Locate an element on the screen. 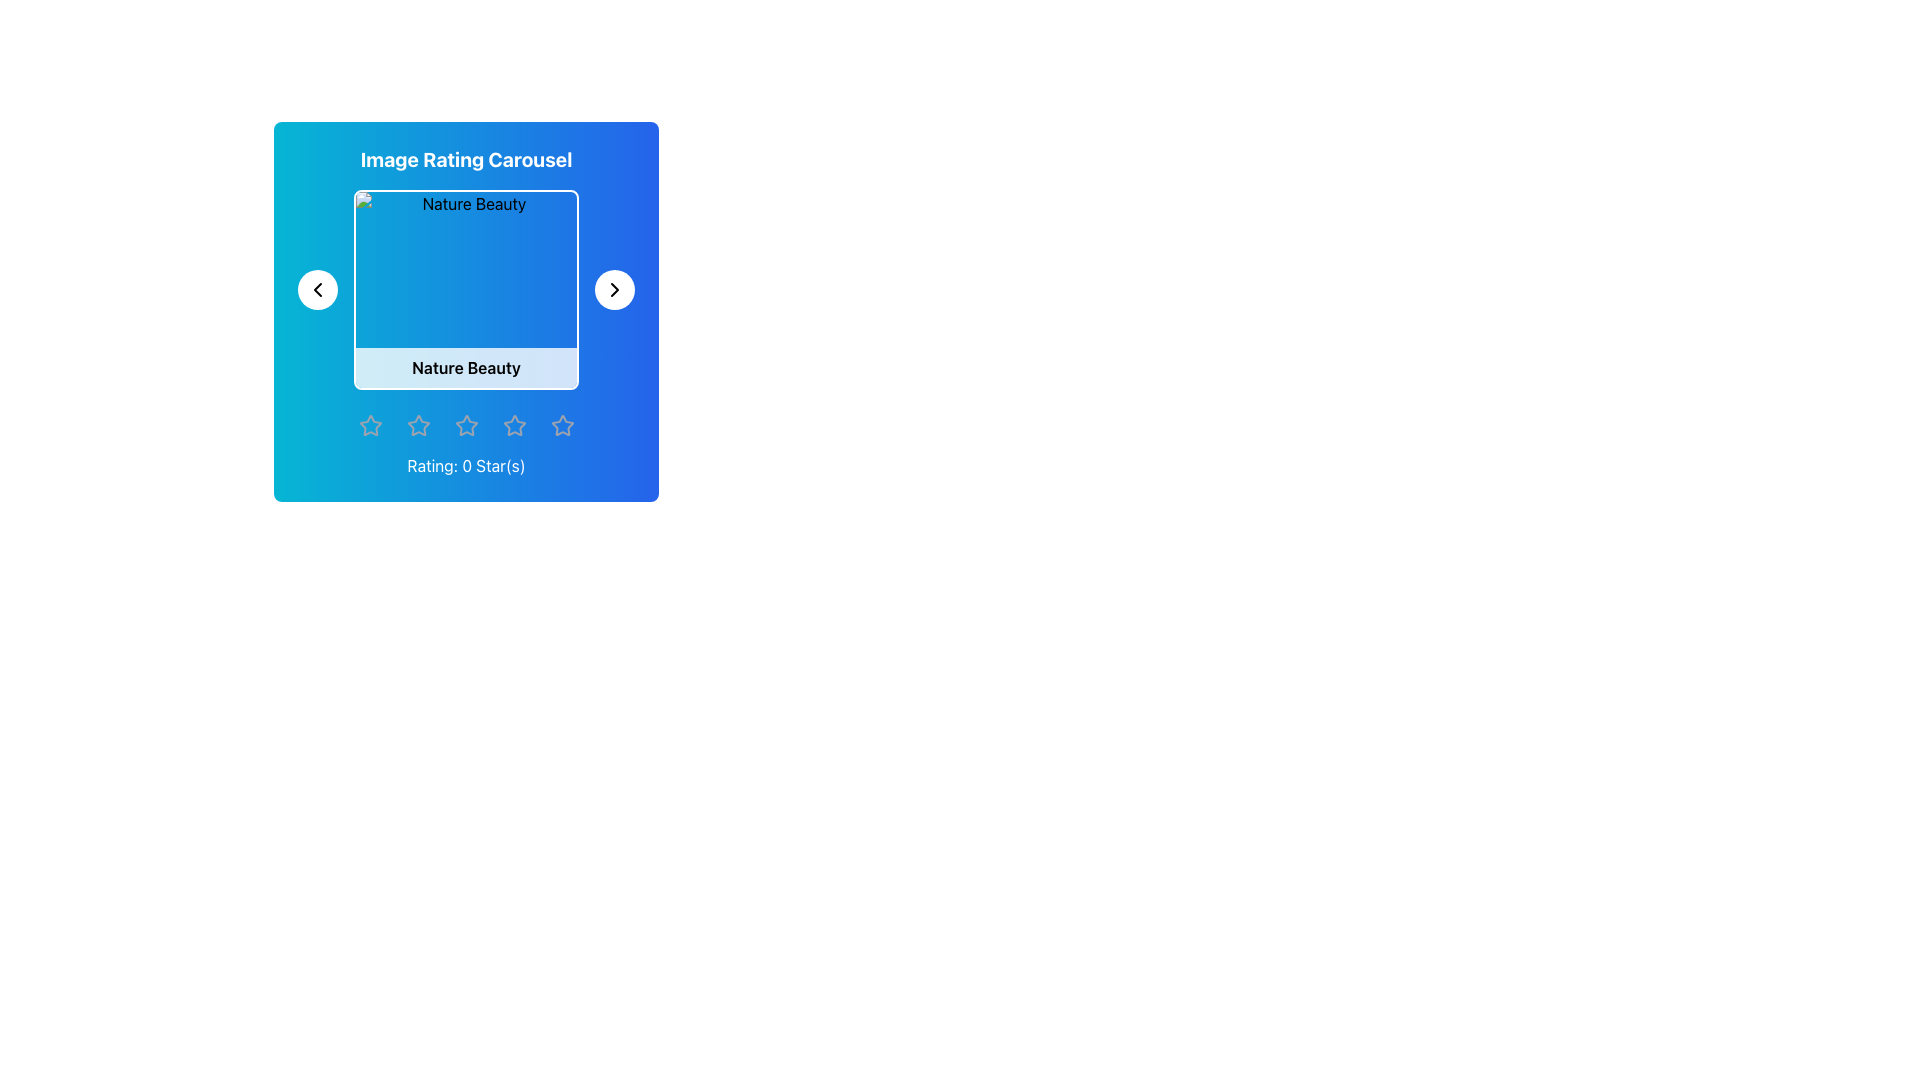  the third star icon in the rating system located under the 'Nature Beauty' title is located at coordinates (514, 424).